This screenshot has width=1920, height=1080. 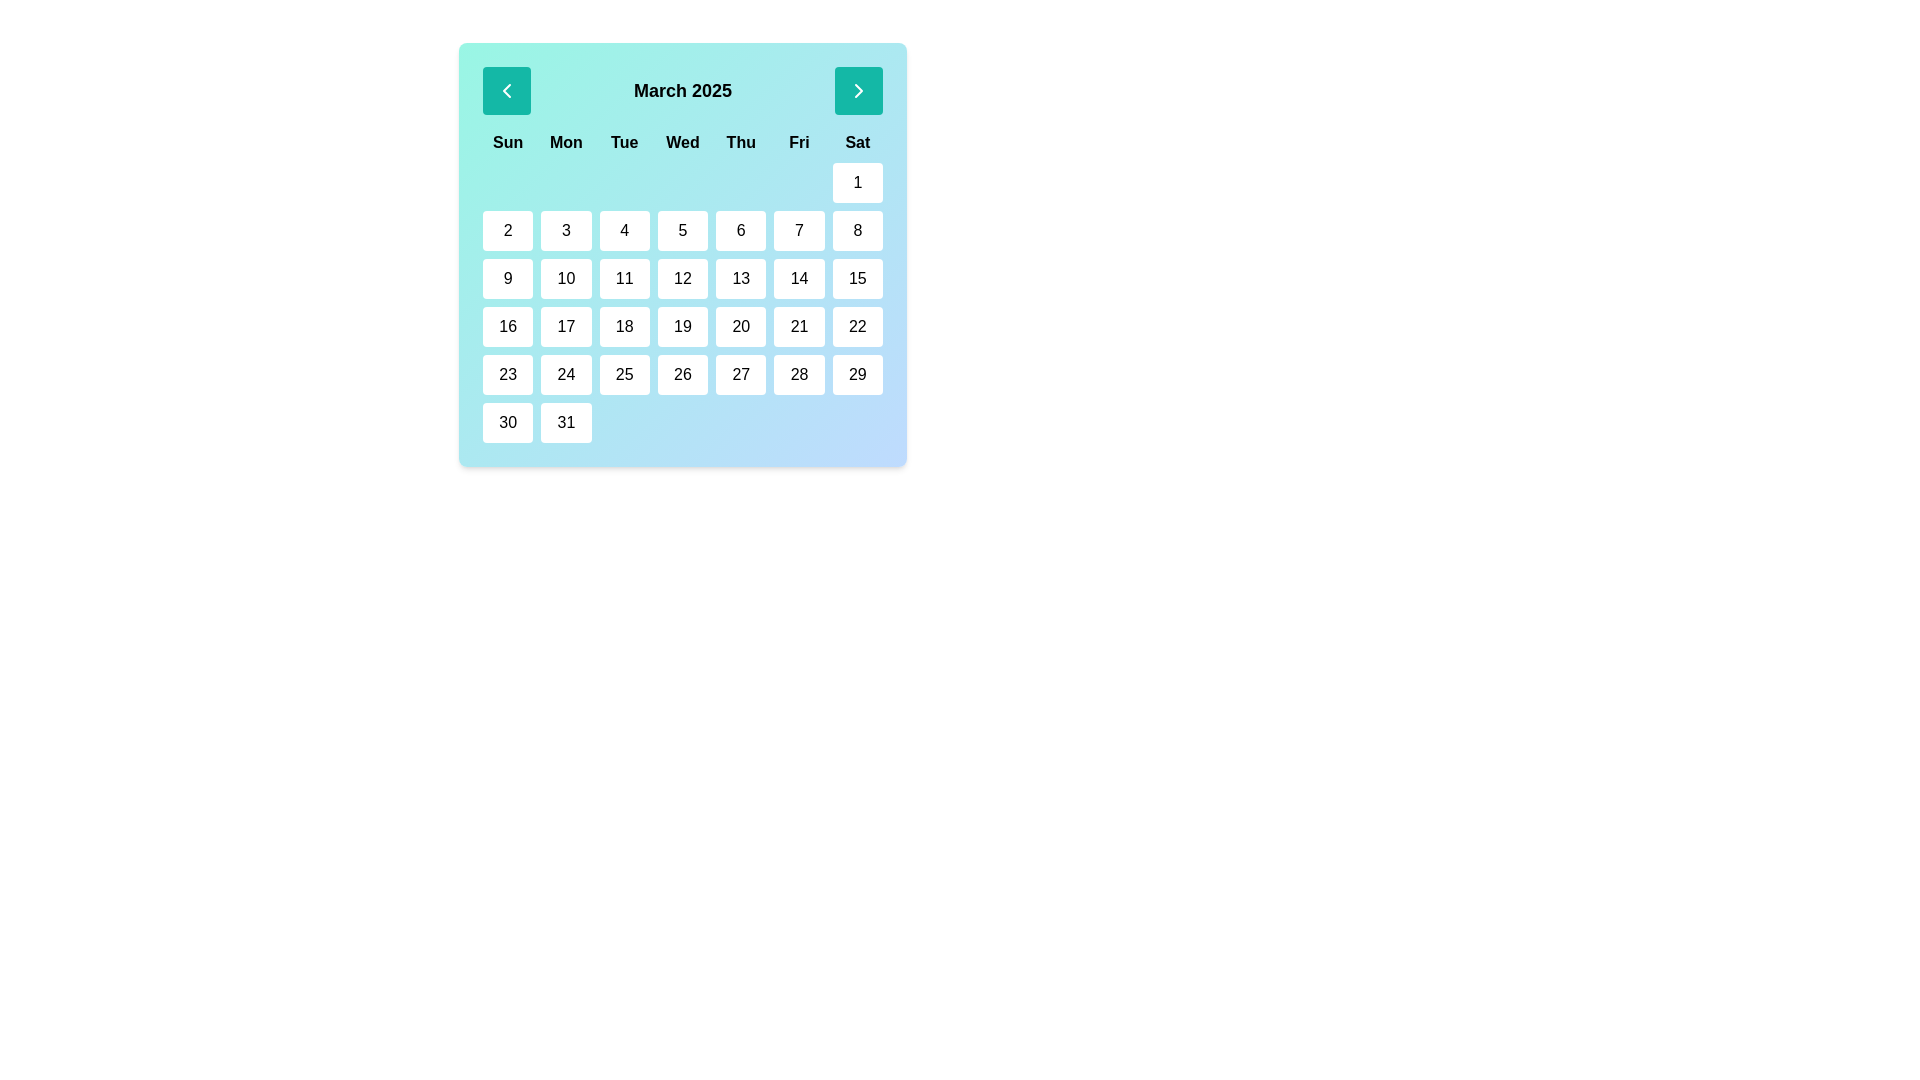 I want to click on the static text label indicating the first day of the week (Sunday) in the calendar view, located in the top left corner of the calendar layout, so click(x=508, y=141).